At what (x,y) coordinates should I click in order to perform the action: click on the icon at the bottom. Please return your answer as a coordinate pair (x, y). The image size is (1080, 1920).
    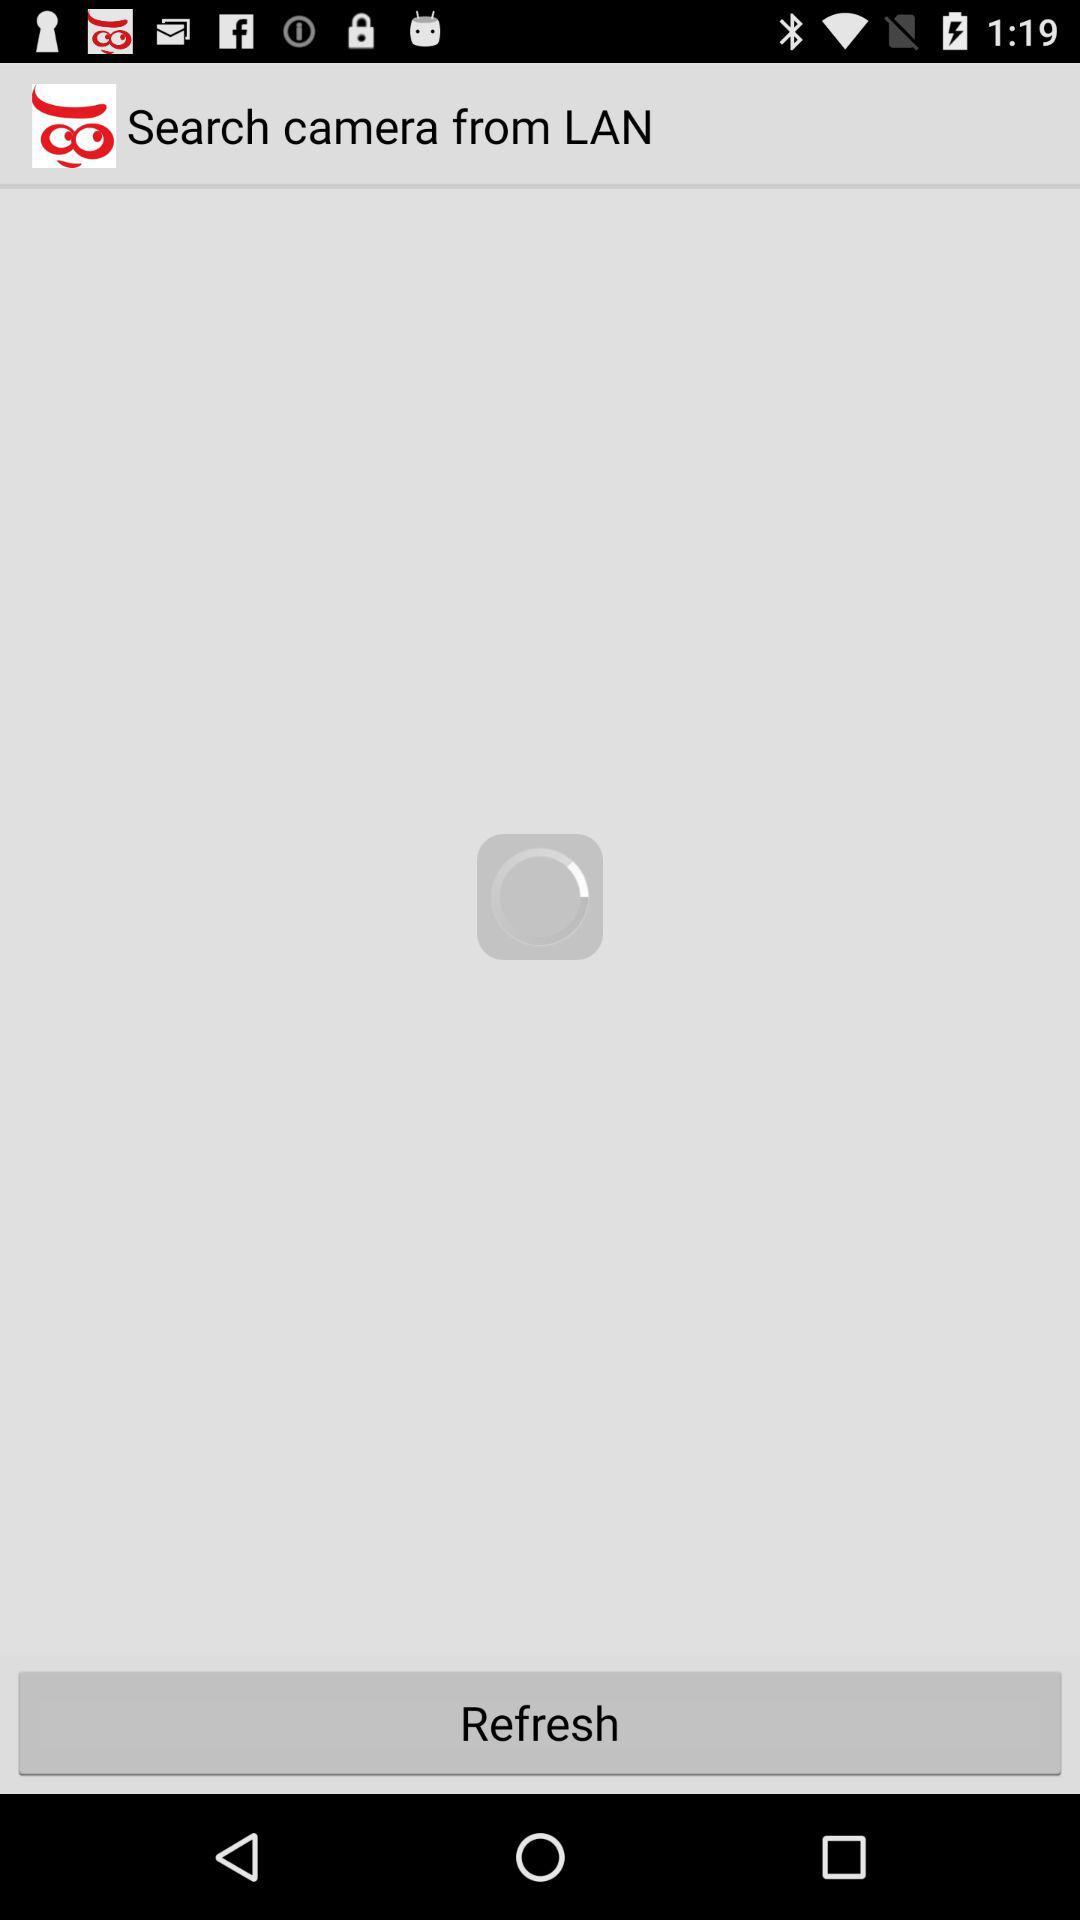
    Looking at the image, I should click on (540, 1721).